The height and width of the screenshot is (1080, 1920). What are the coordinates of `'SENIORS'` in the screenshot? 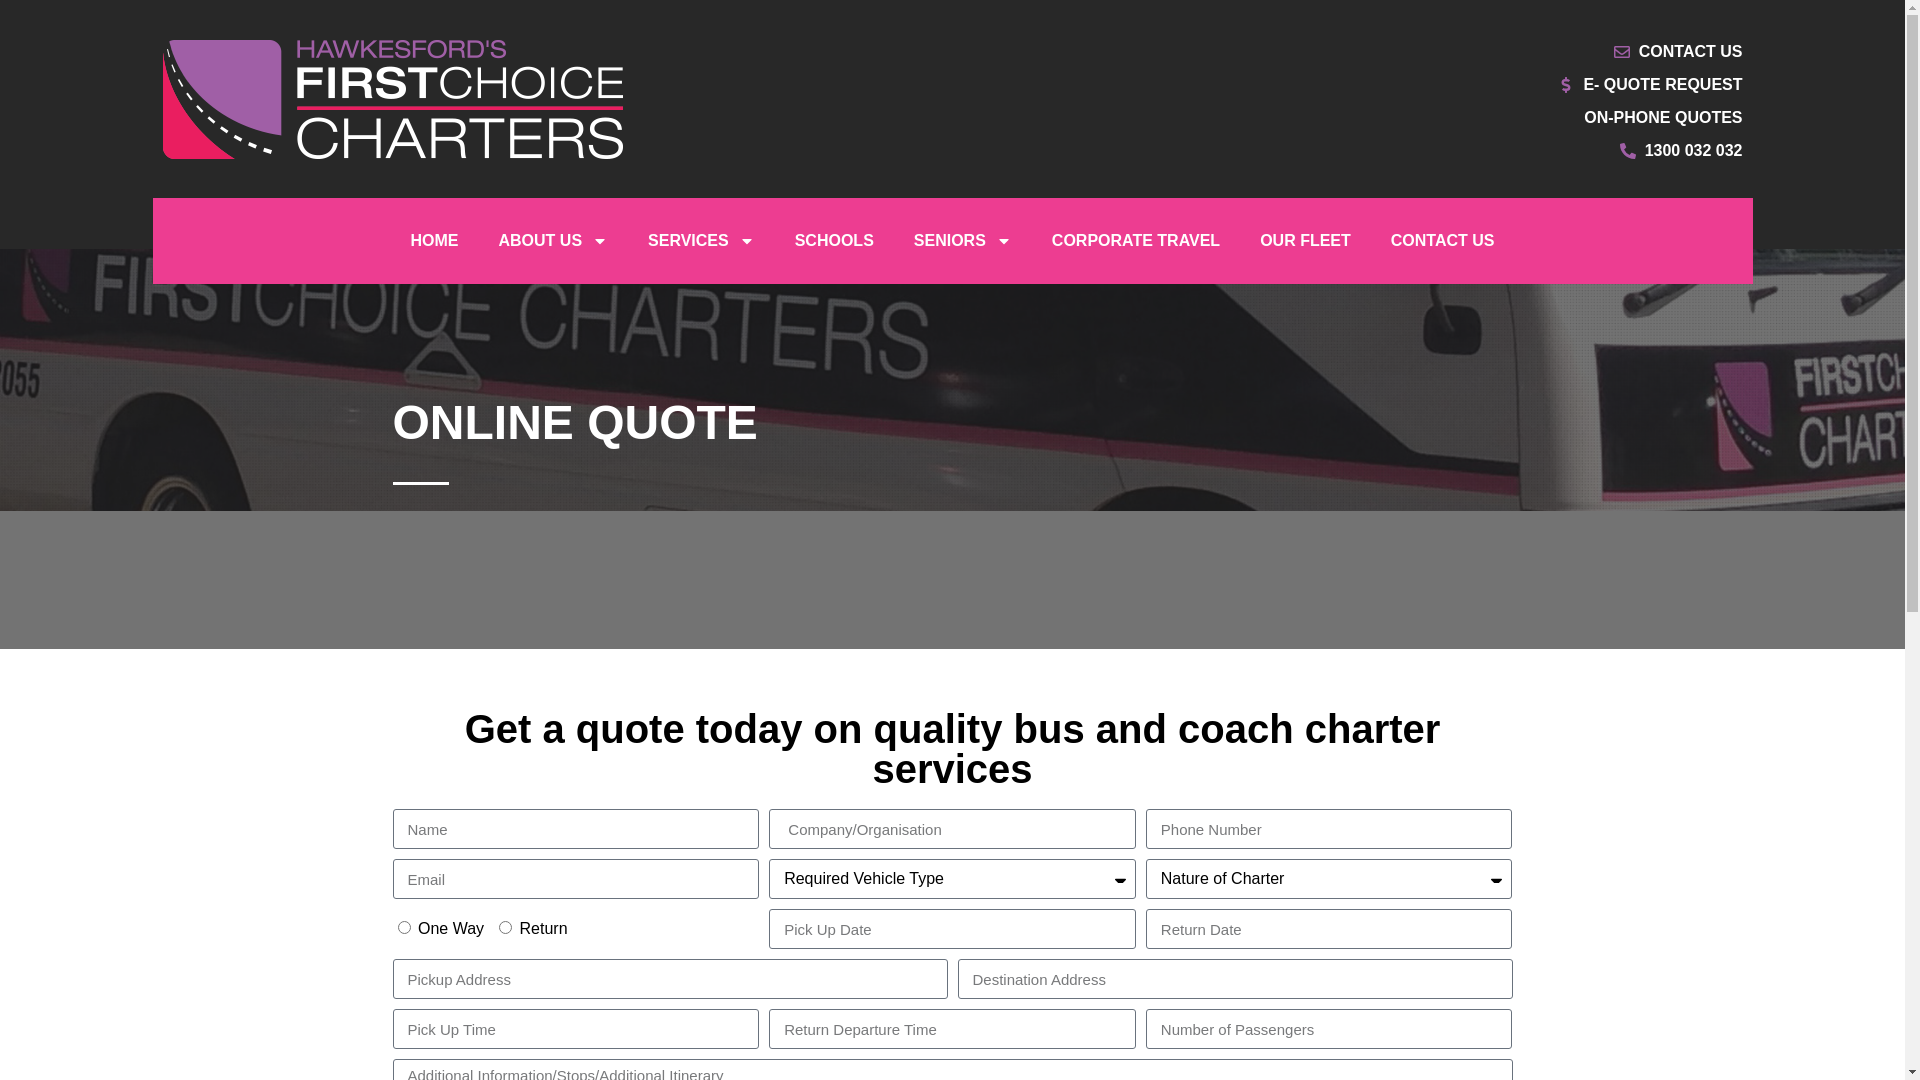 It's located at (963, 239).